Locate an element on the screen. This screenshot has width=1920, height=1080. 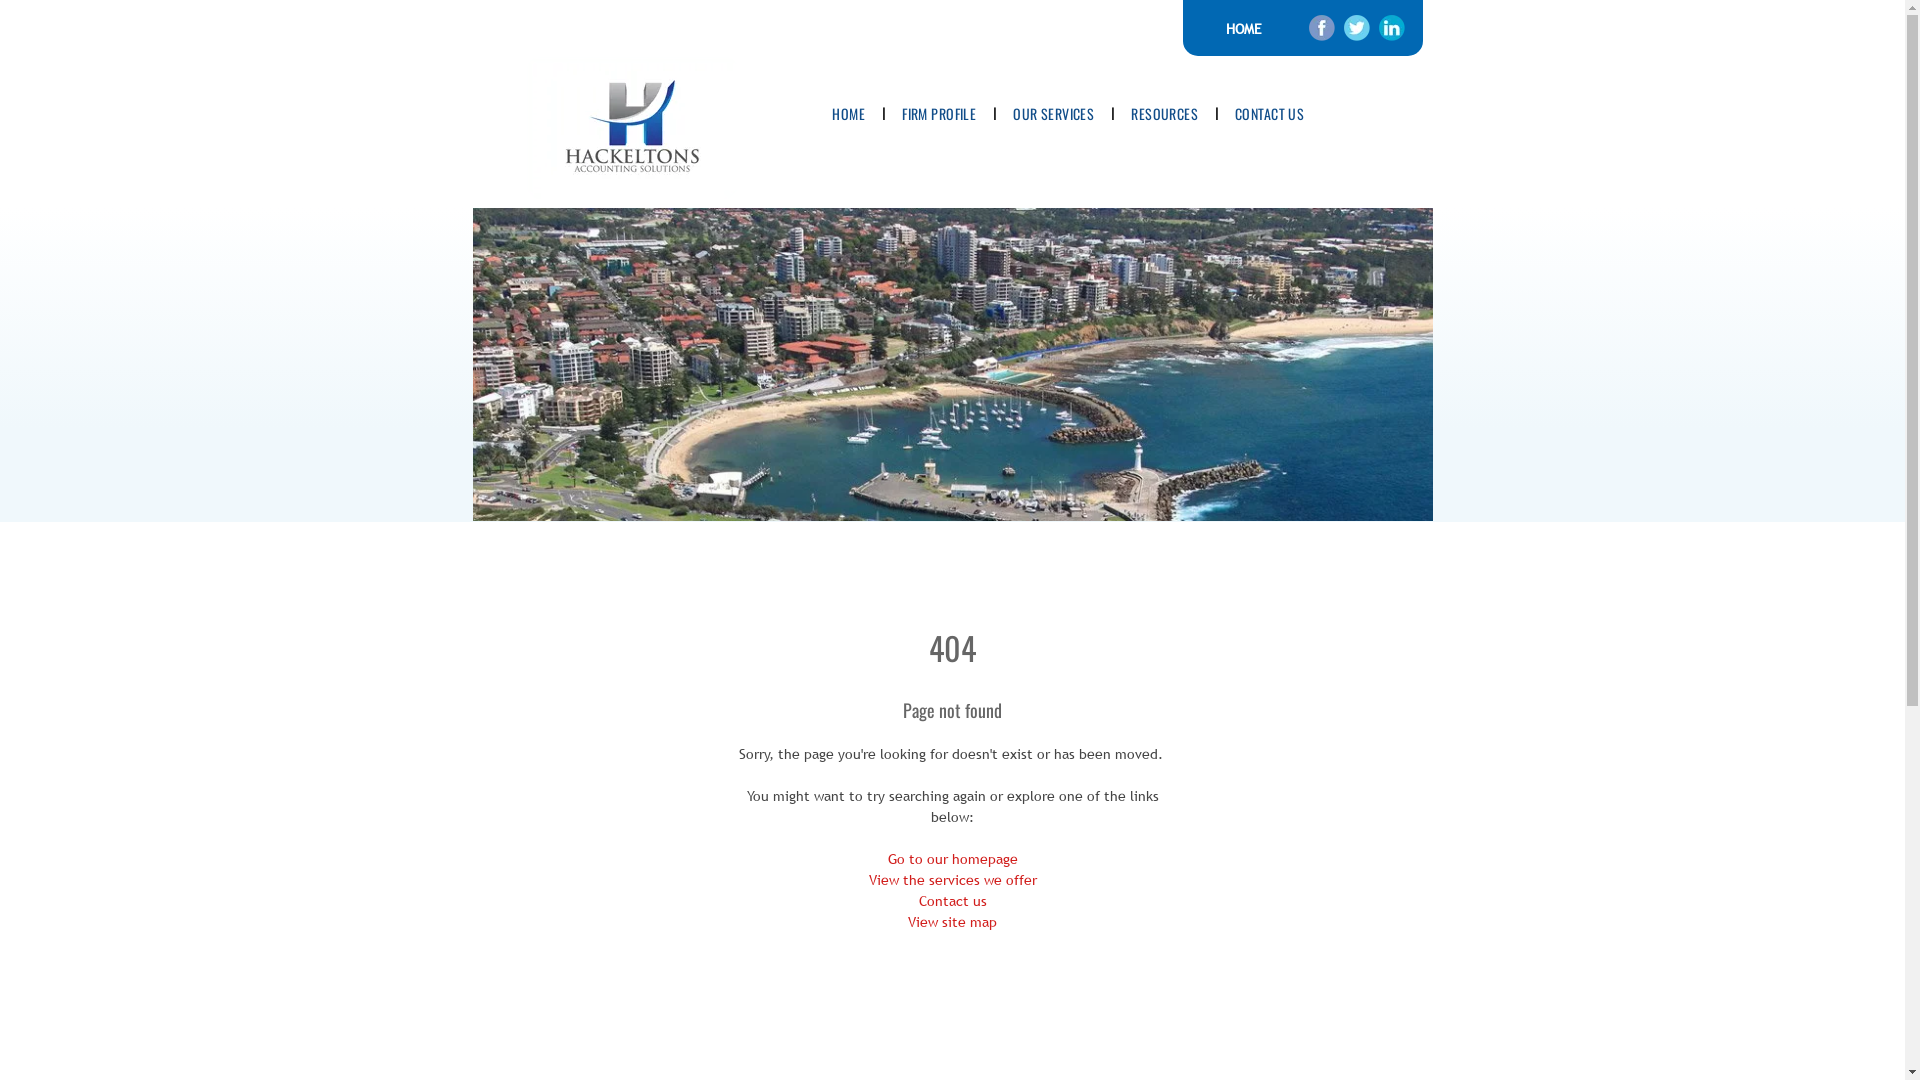
'Contact us' is located at coordinates (950, 901).